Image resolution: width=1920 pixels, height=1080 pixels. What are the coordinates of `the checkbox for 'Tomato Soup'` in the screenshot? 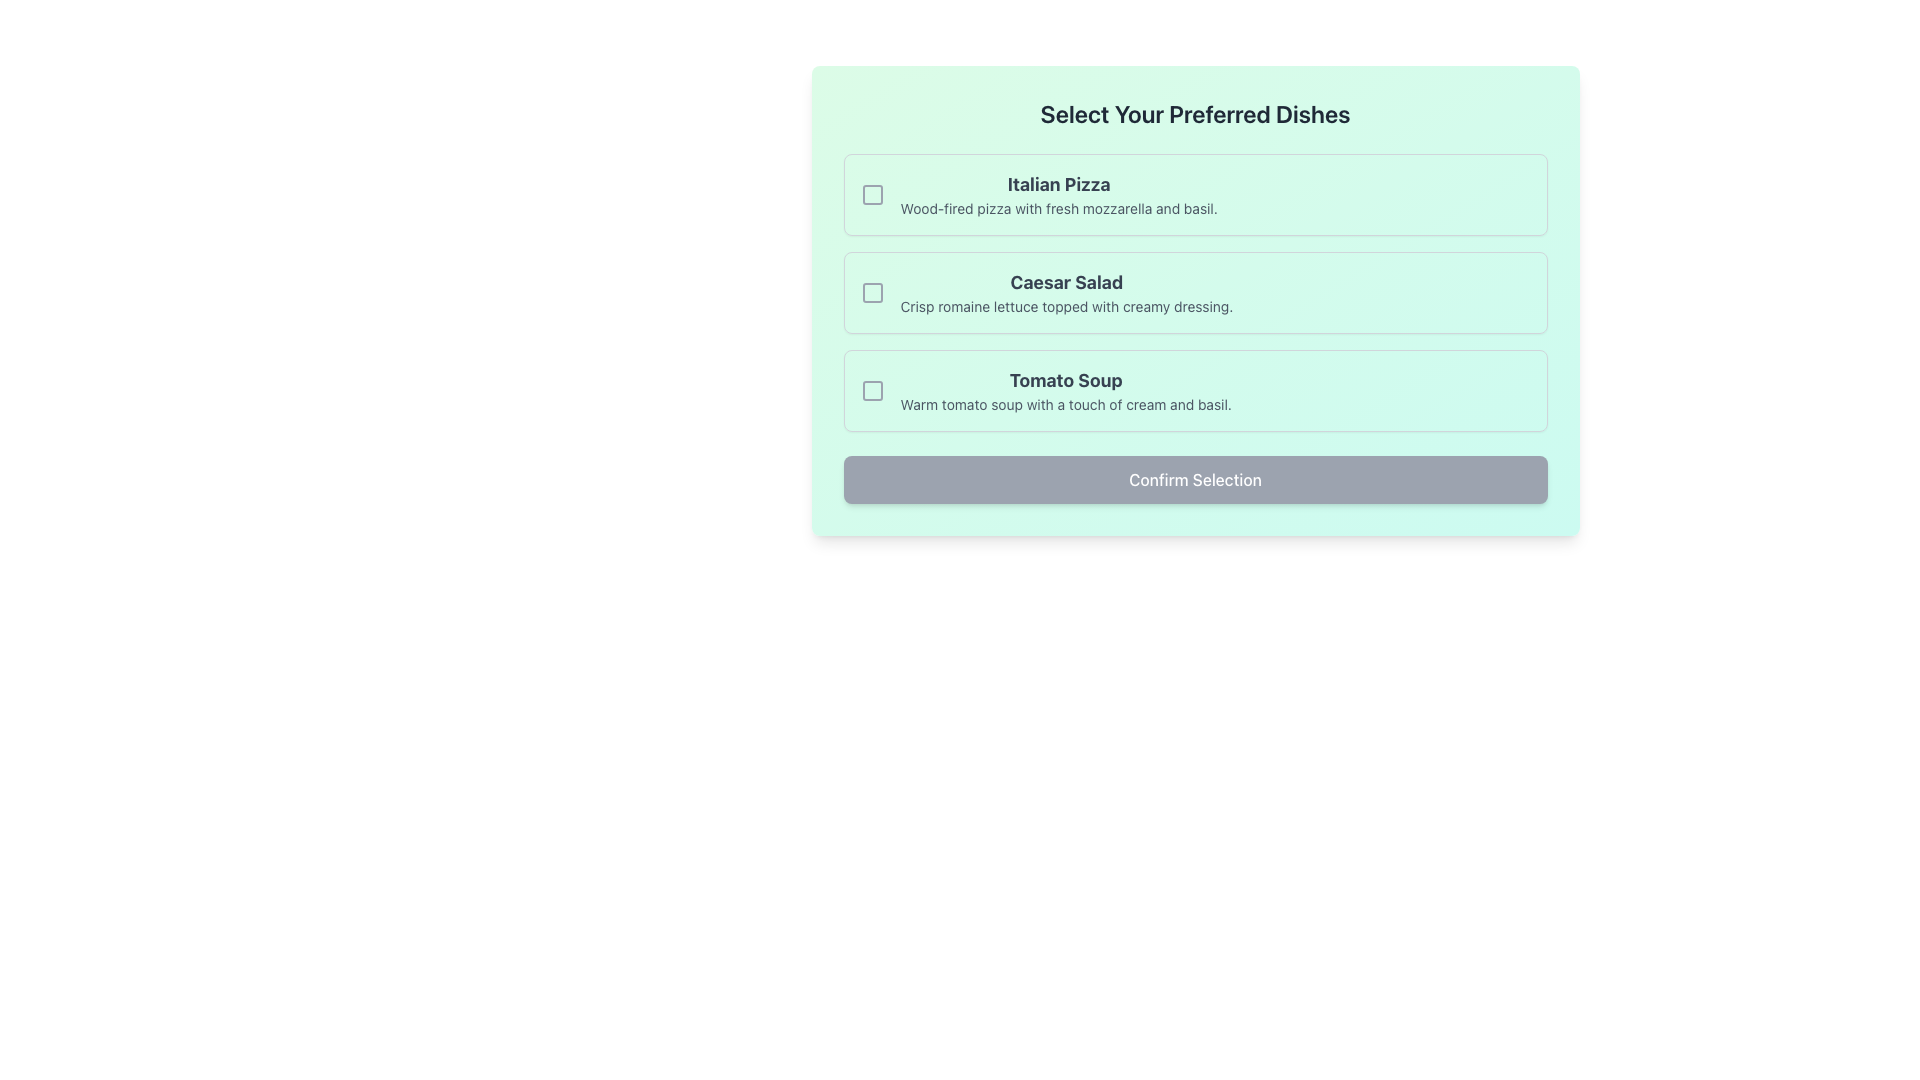 It's located at (872, 390).